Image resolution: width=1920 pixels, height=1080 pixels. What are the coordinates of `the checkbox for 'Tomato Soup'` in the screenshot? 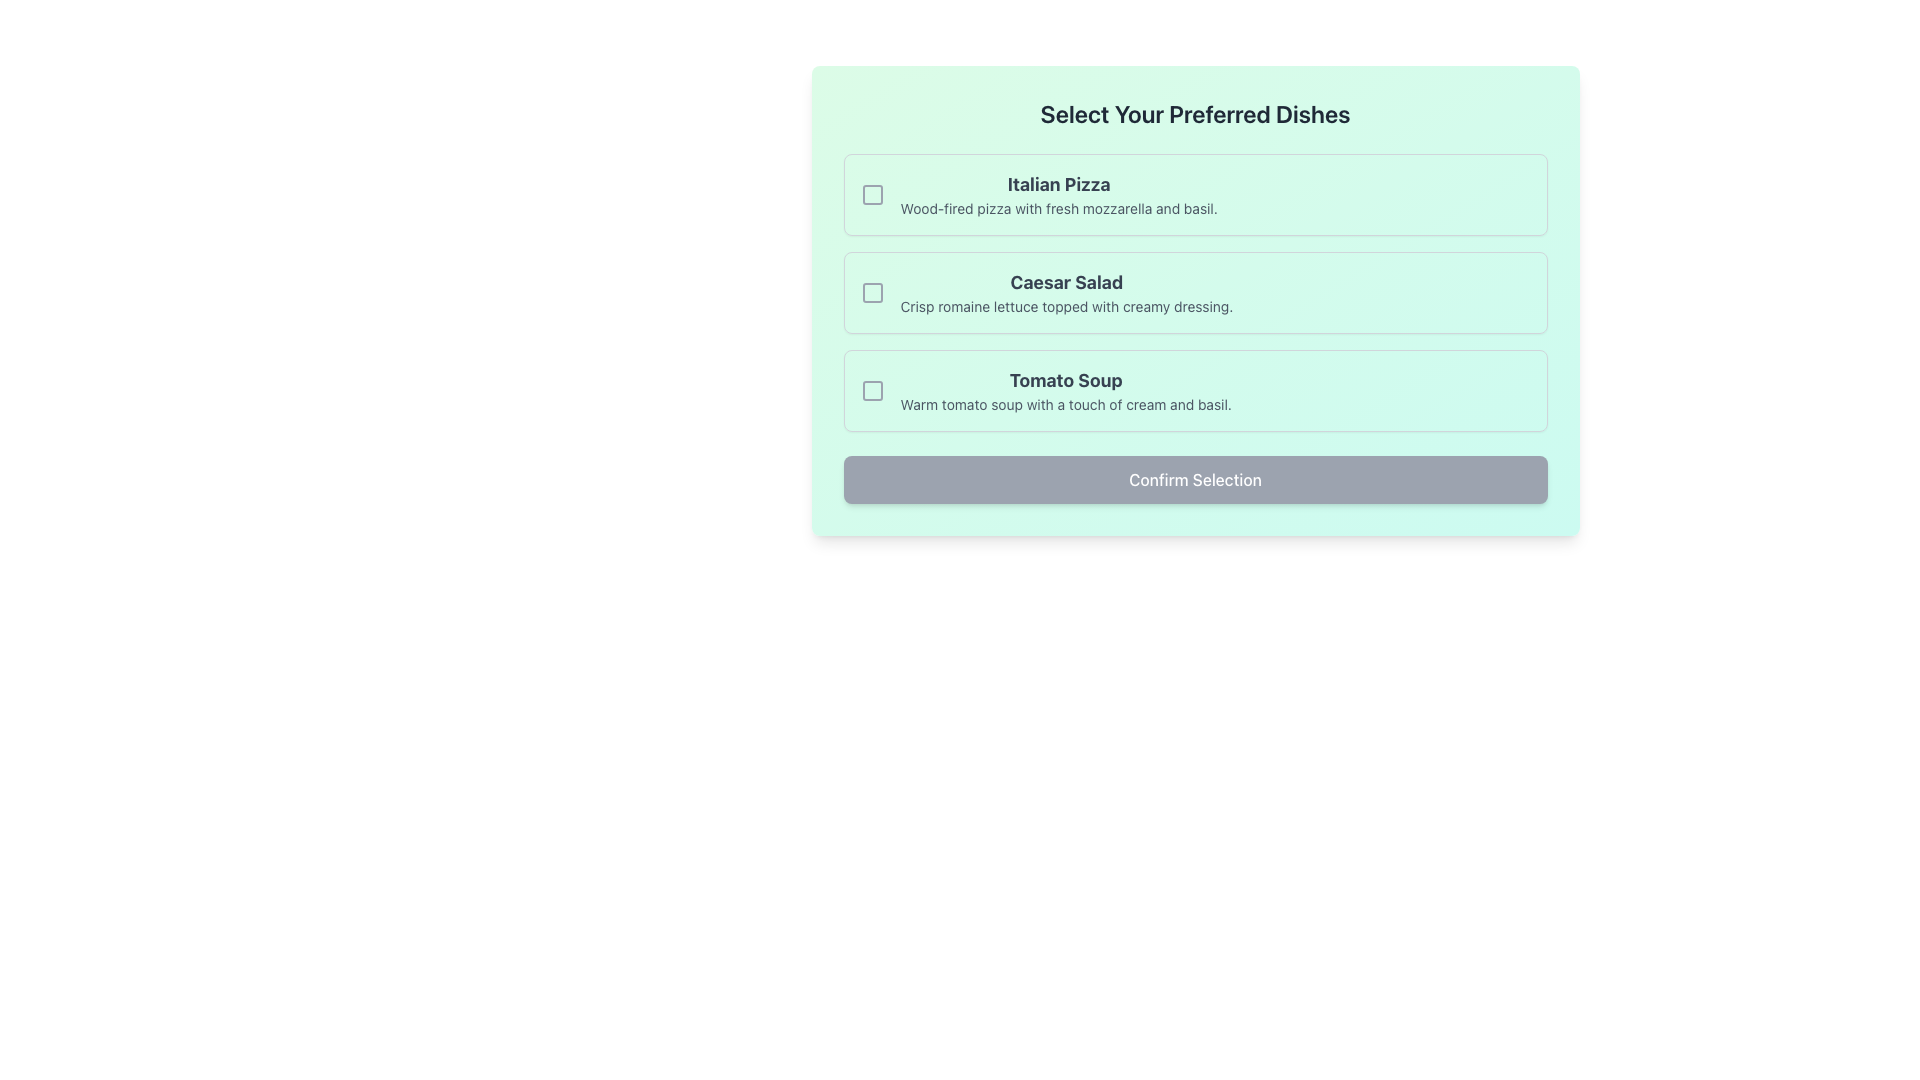 It's located at (872, 390).